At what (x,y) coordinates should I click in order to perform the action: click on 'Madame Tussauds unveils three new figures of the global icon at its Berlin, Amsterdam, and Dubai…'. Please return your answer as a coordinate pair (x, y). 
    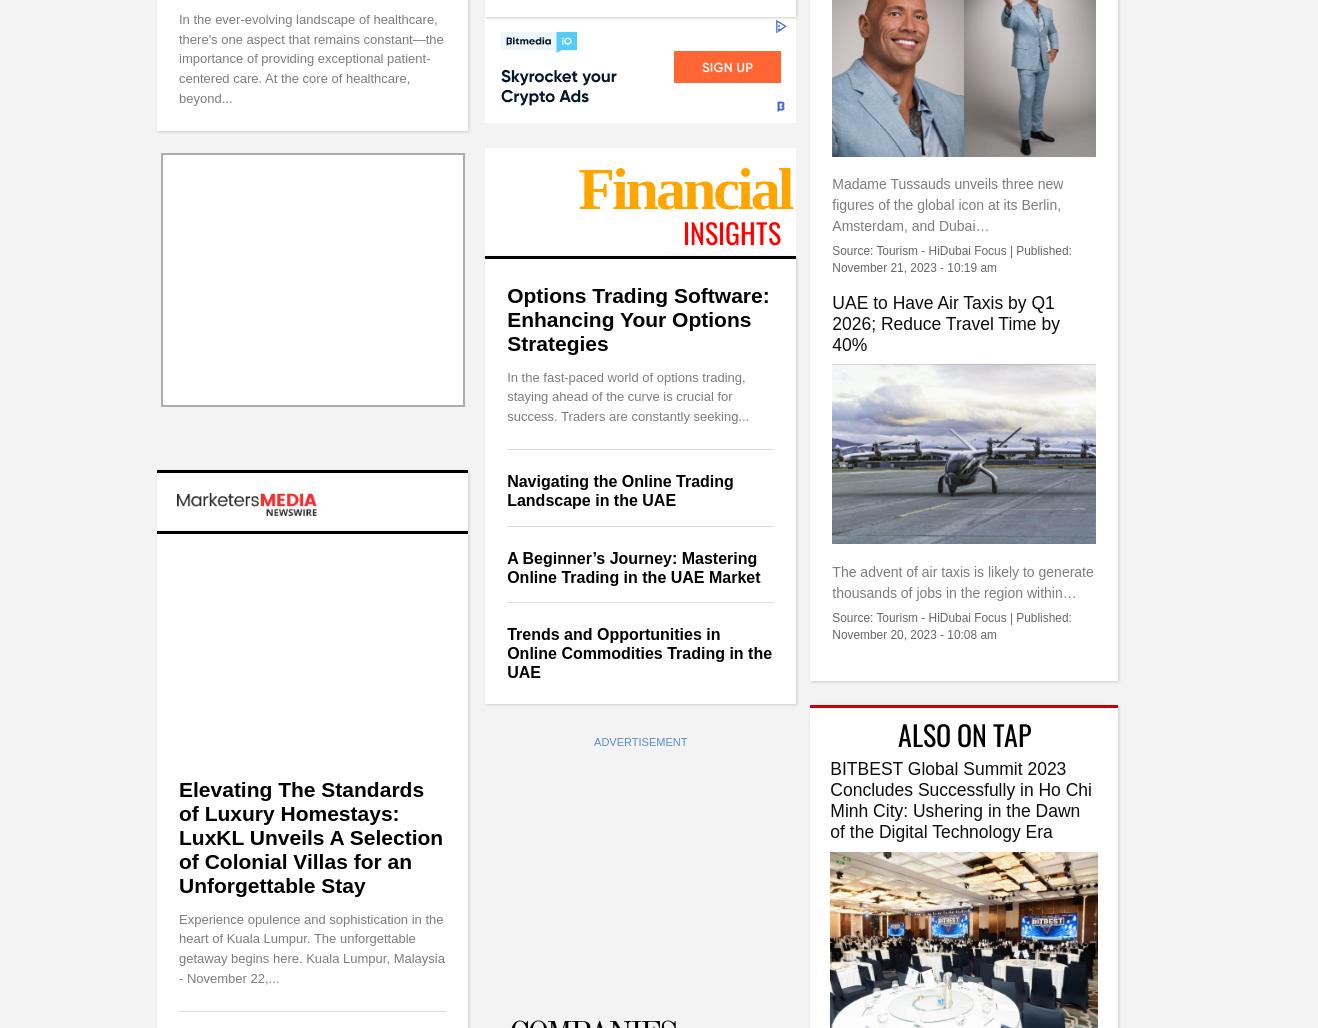
    Looking at the image, I should click on (946, 203).